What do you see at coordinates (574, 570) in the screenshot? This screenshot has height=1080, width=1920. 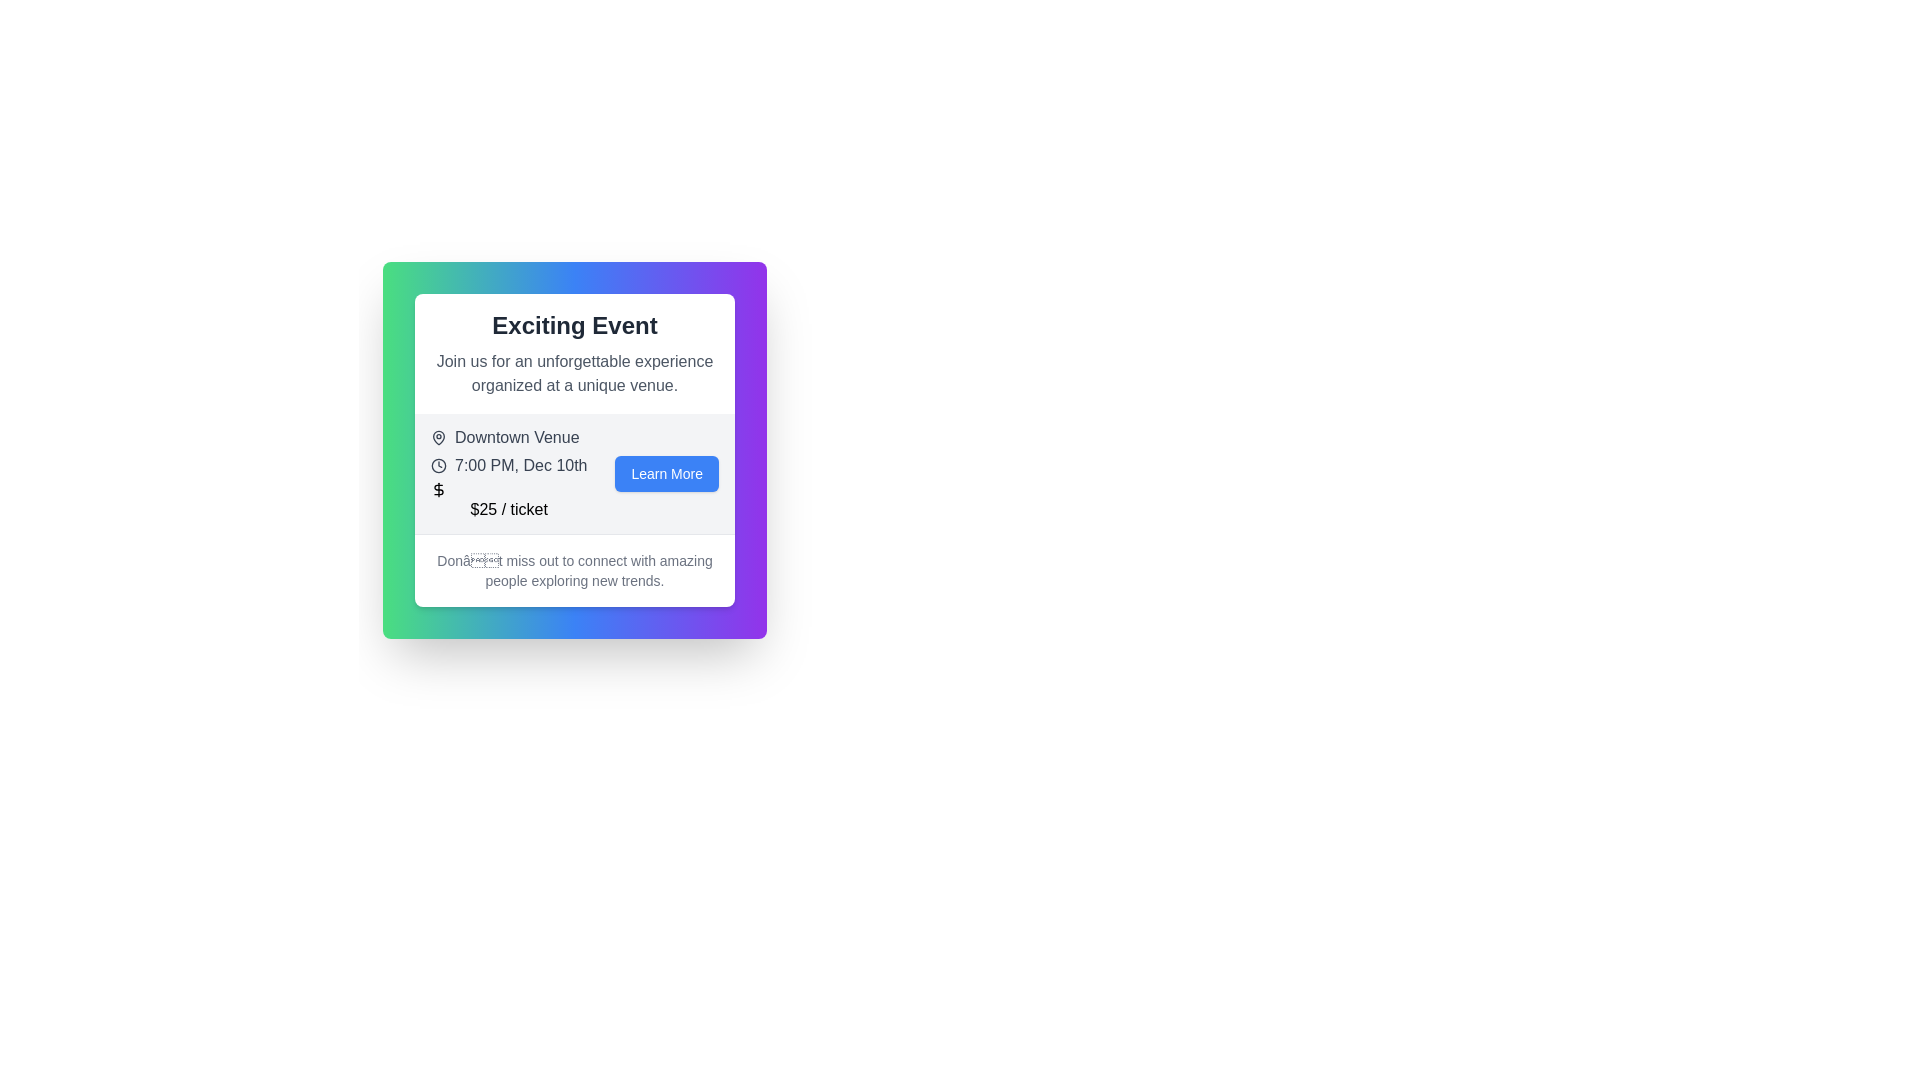 I see `the text block at the bottom of the card that says 'Don’t miss out to connect with amazing people exploring new trends.'` at bounding box center [574, 570].